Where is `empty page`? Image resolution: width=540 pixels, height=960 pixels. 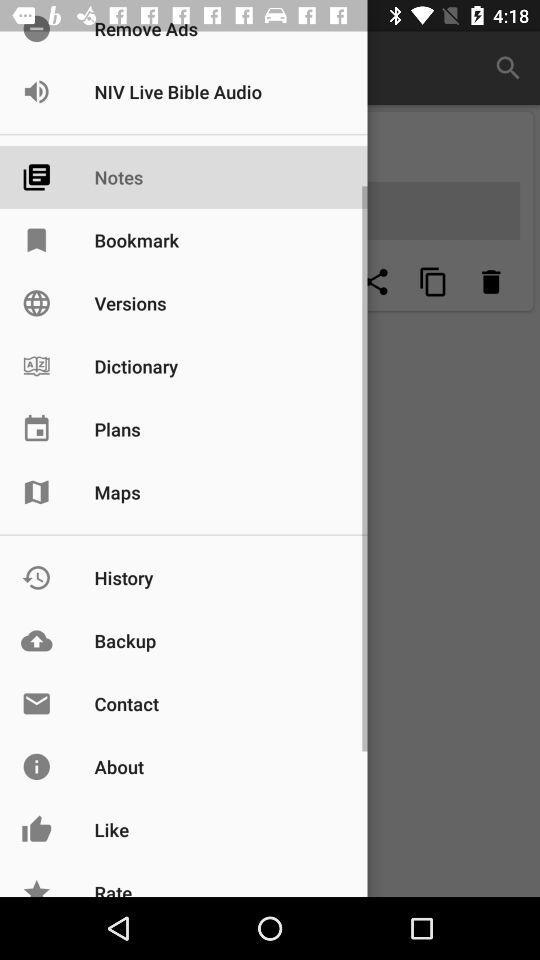
empty page is located at coordinates (318, 281).